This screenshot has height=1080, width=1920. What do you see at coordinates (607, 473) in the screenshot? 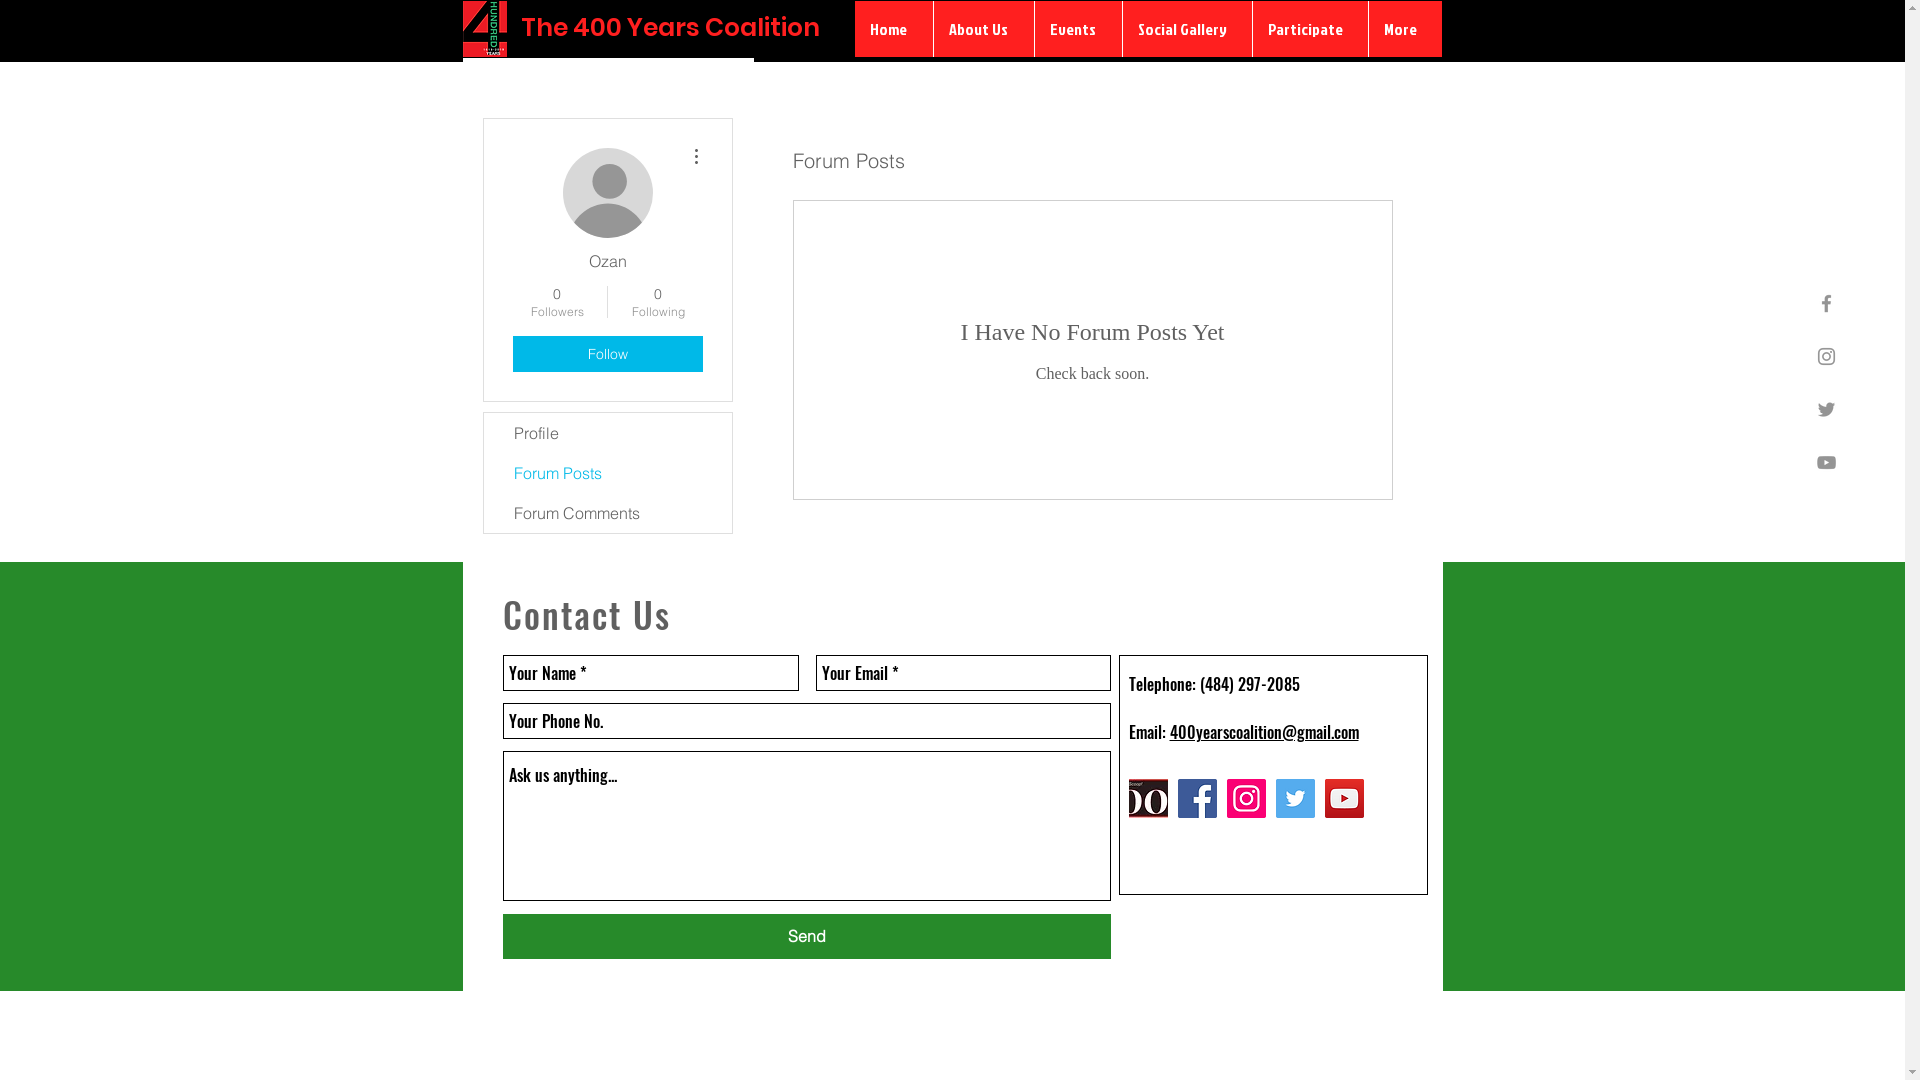
I see `'Forum Posts'` at bounding box center [607, 473].